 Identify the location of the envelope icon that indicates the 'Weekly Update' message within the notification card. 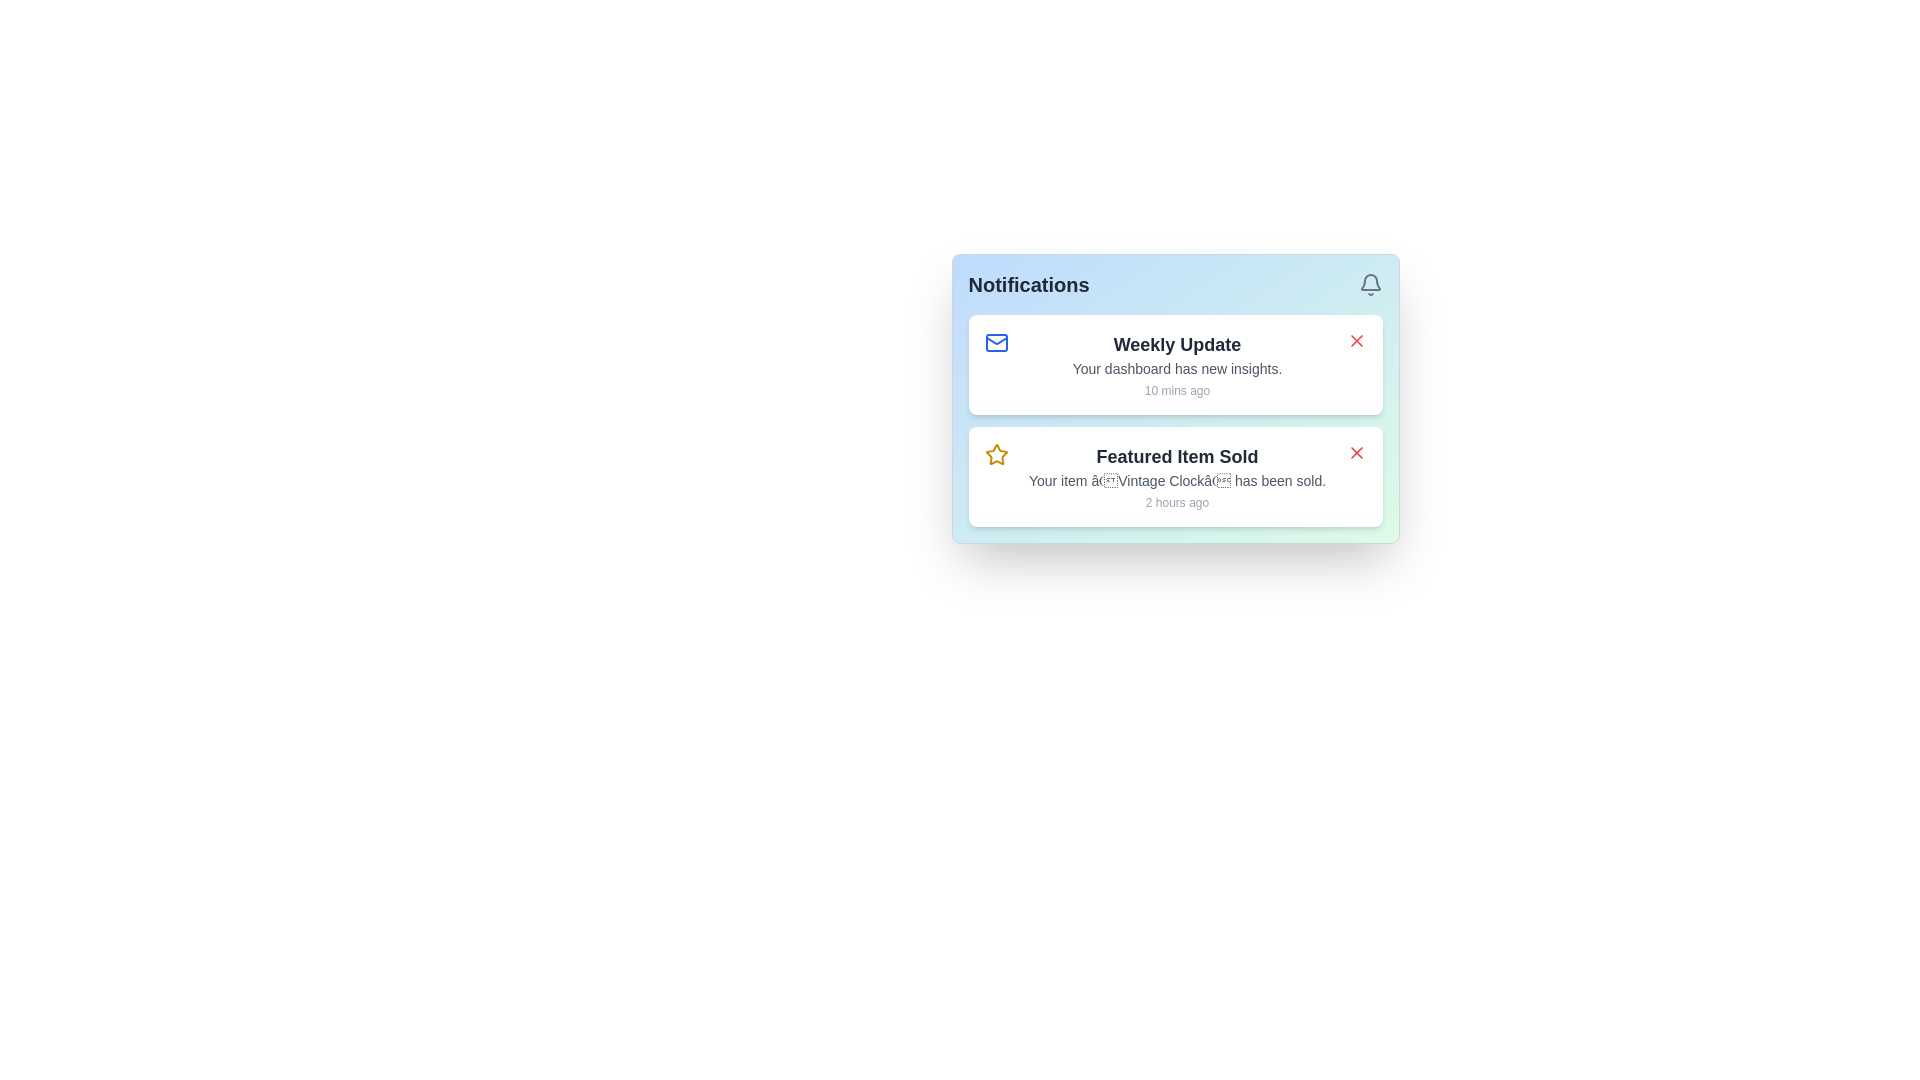
(996, 342).